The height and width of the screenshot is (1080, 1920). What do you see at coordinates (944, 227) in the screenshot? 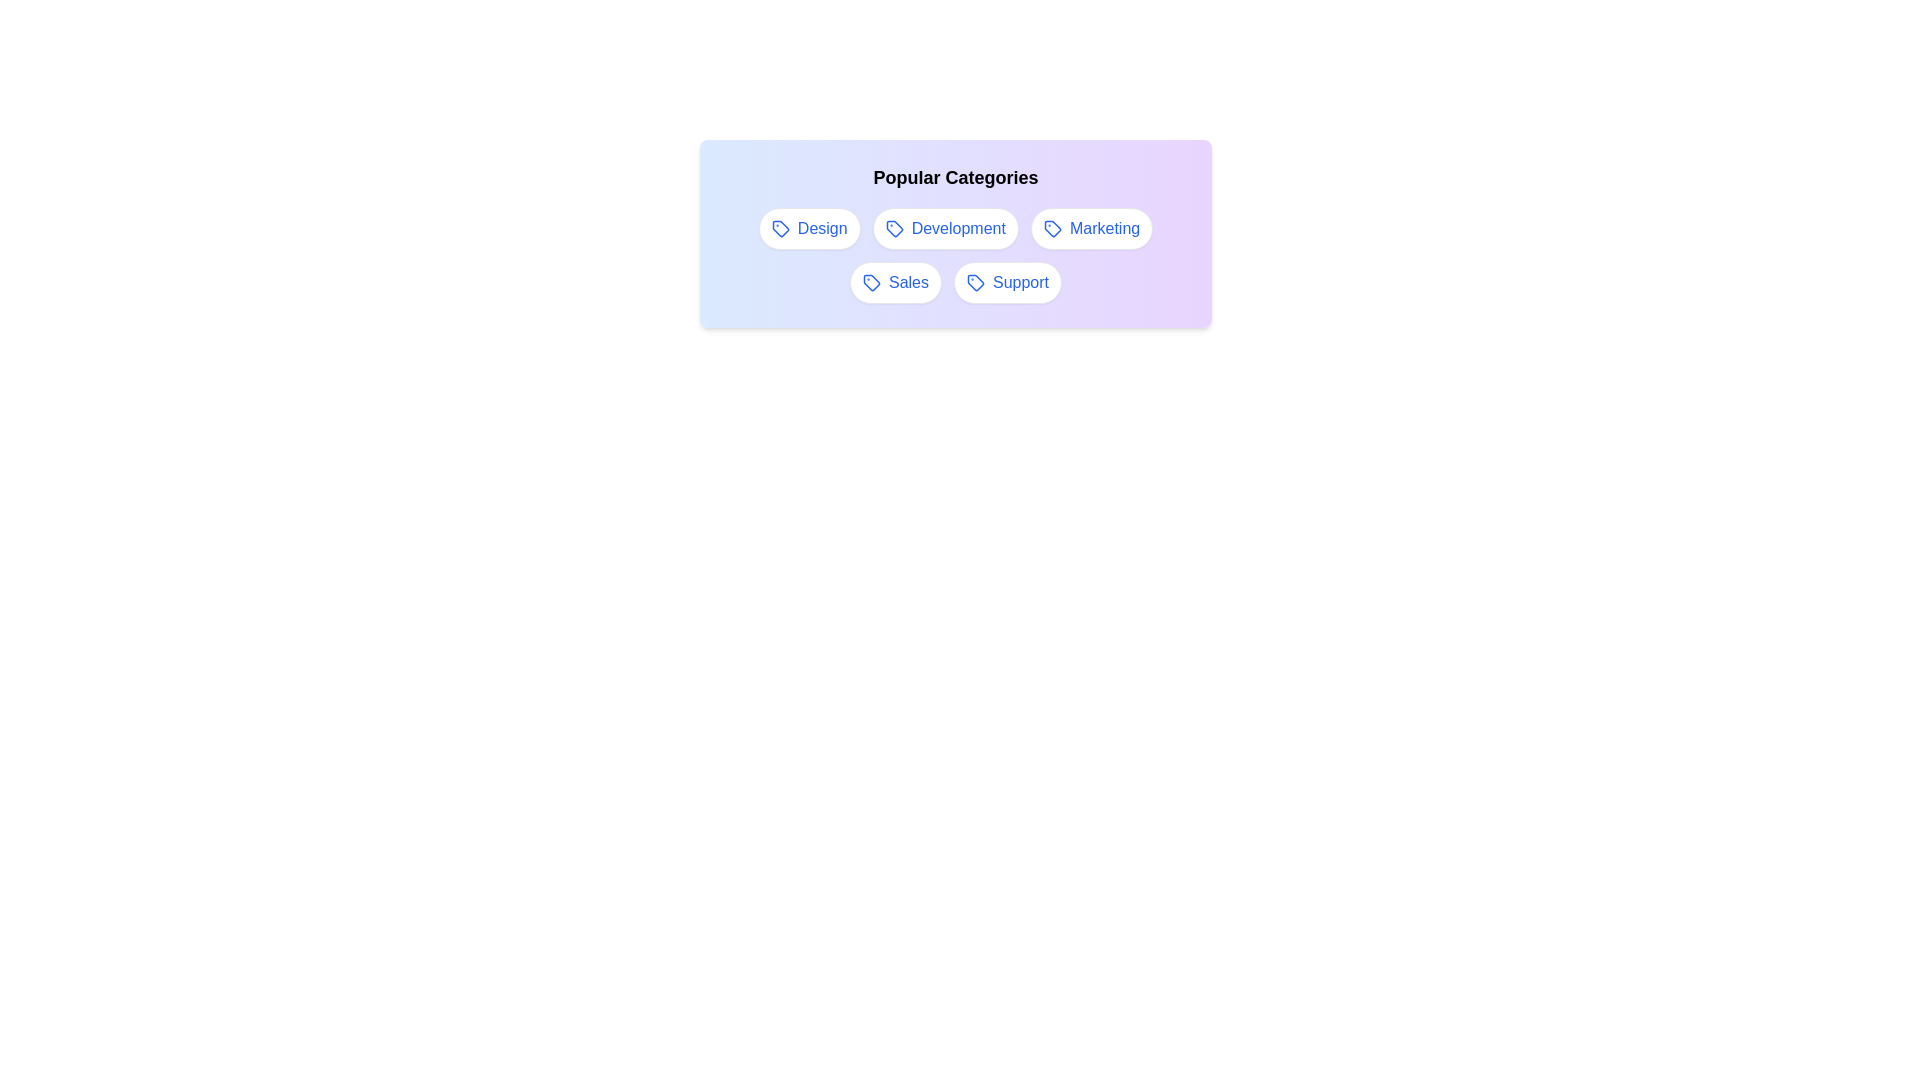
I see `the tag labeled Development` at bounding box center [944, 227].